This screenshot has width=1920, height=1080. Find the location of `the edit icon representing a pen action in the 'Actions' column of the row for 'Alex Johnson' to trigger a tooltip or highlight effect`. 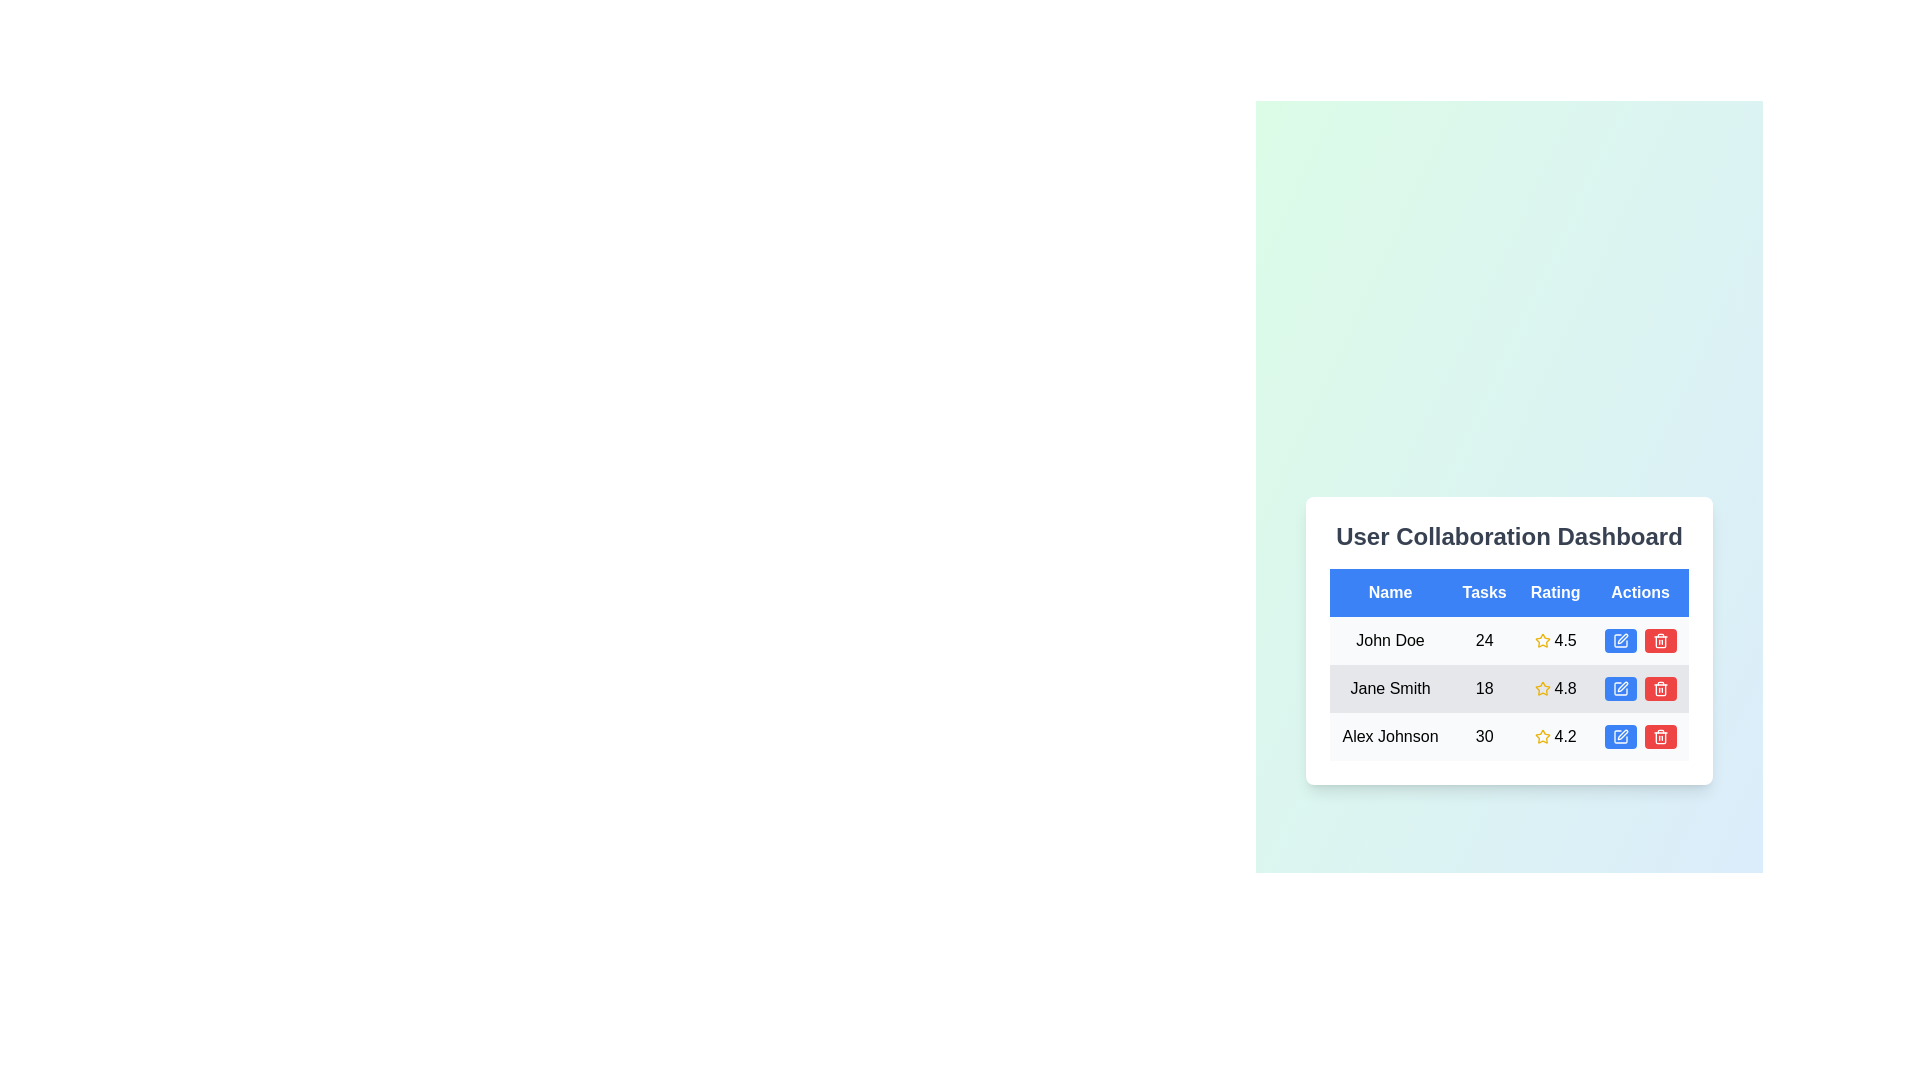

the edit icon representing a pen action in the 'Actions' column of the row for 'Alex Johnson' to trigger a tooltip or highlight effect is located at coordinates (1620, 736).